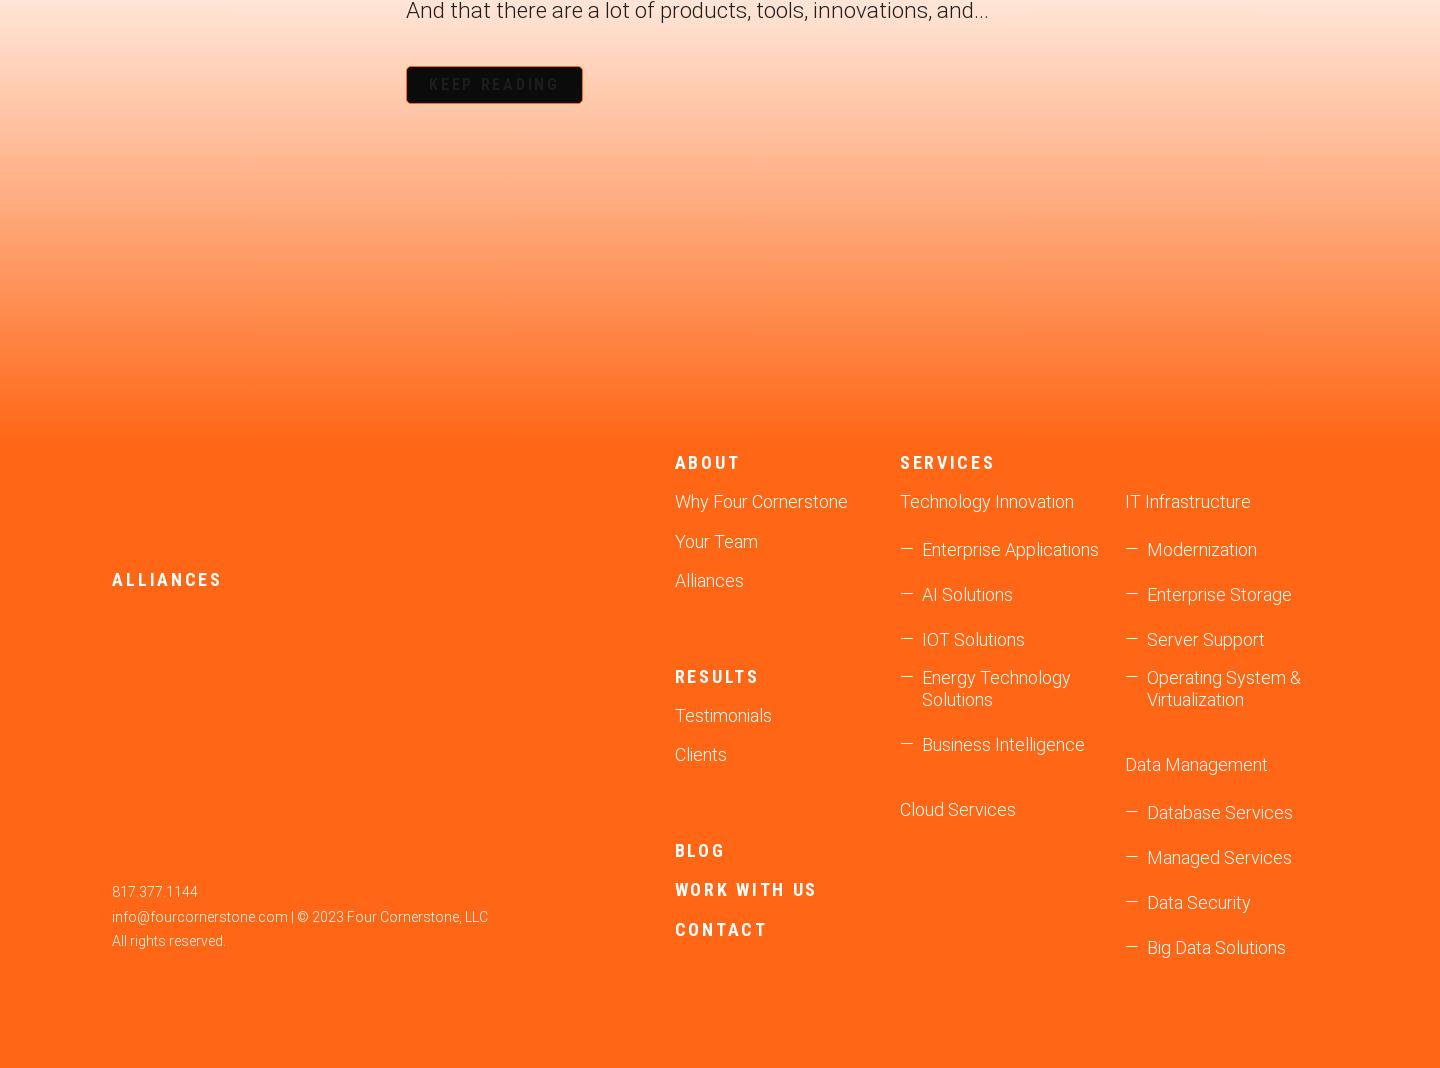  I want to click on 'Enterprise Applications', so click(1009, 547).